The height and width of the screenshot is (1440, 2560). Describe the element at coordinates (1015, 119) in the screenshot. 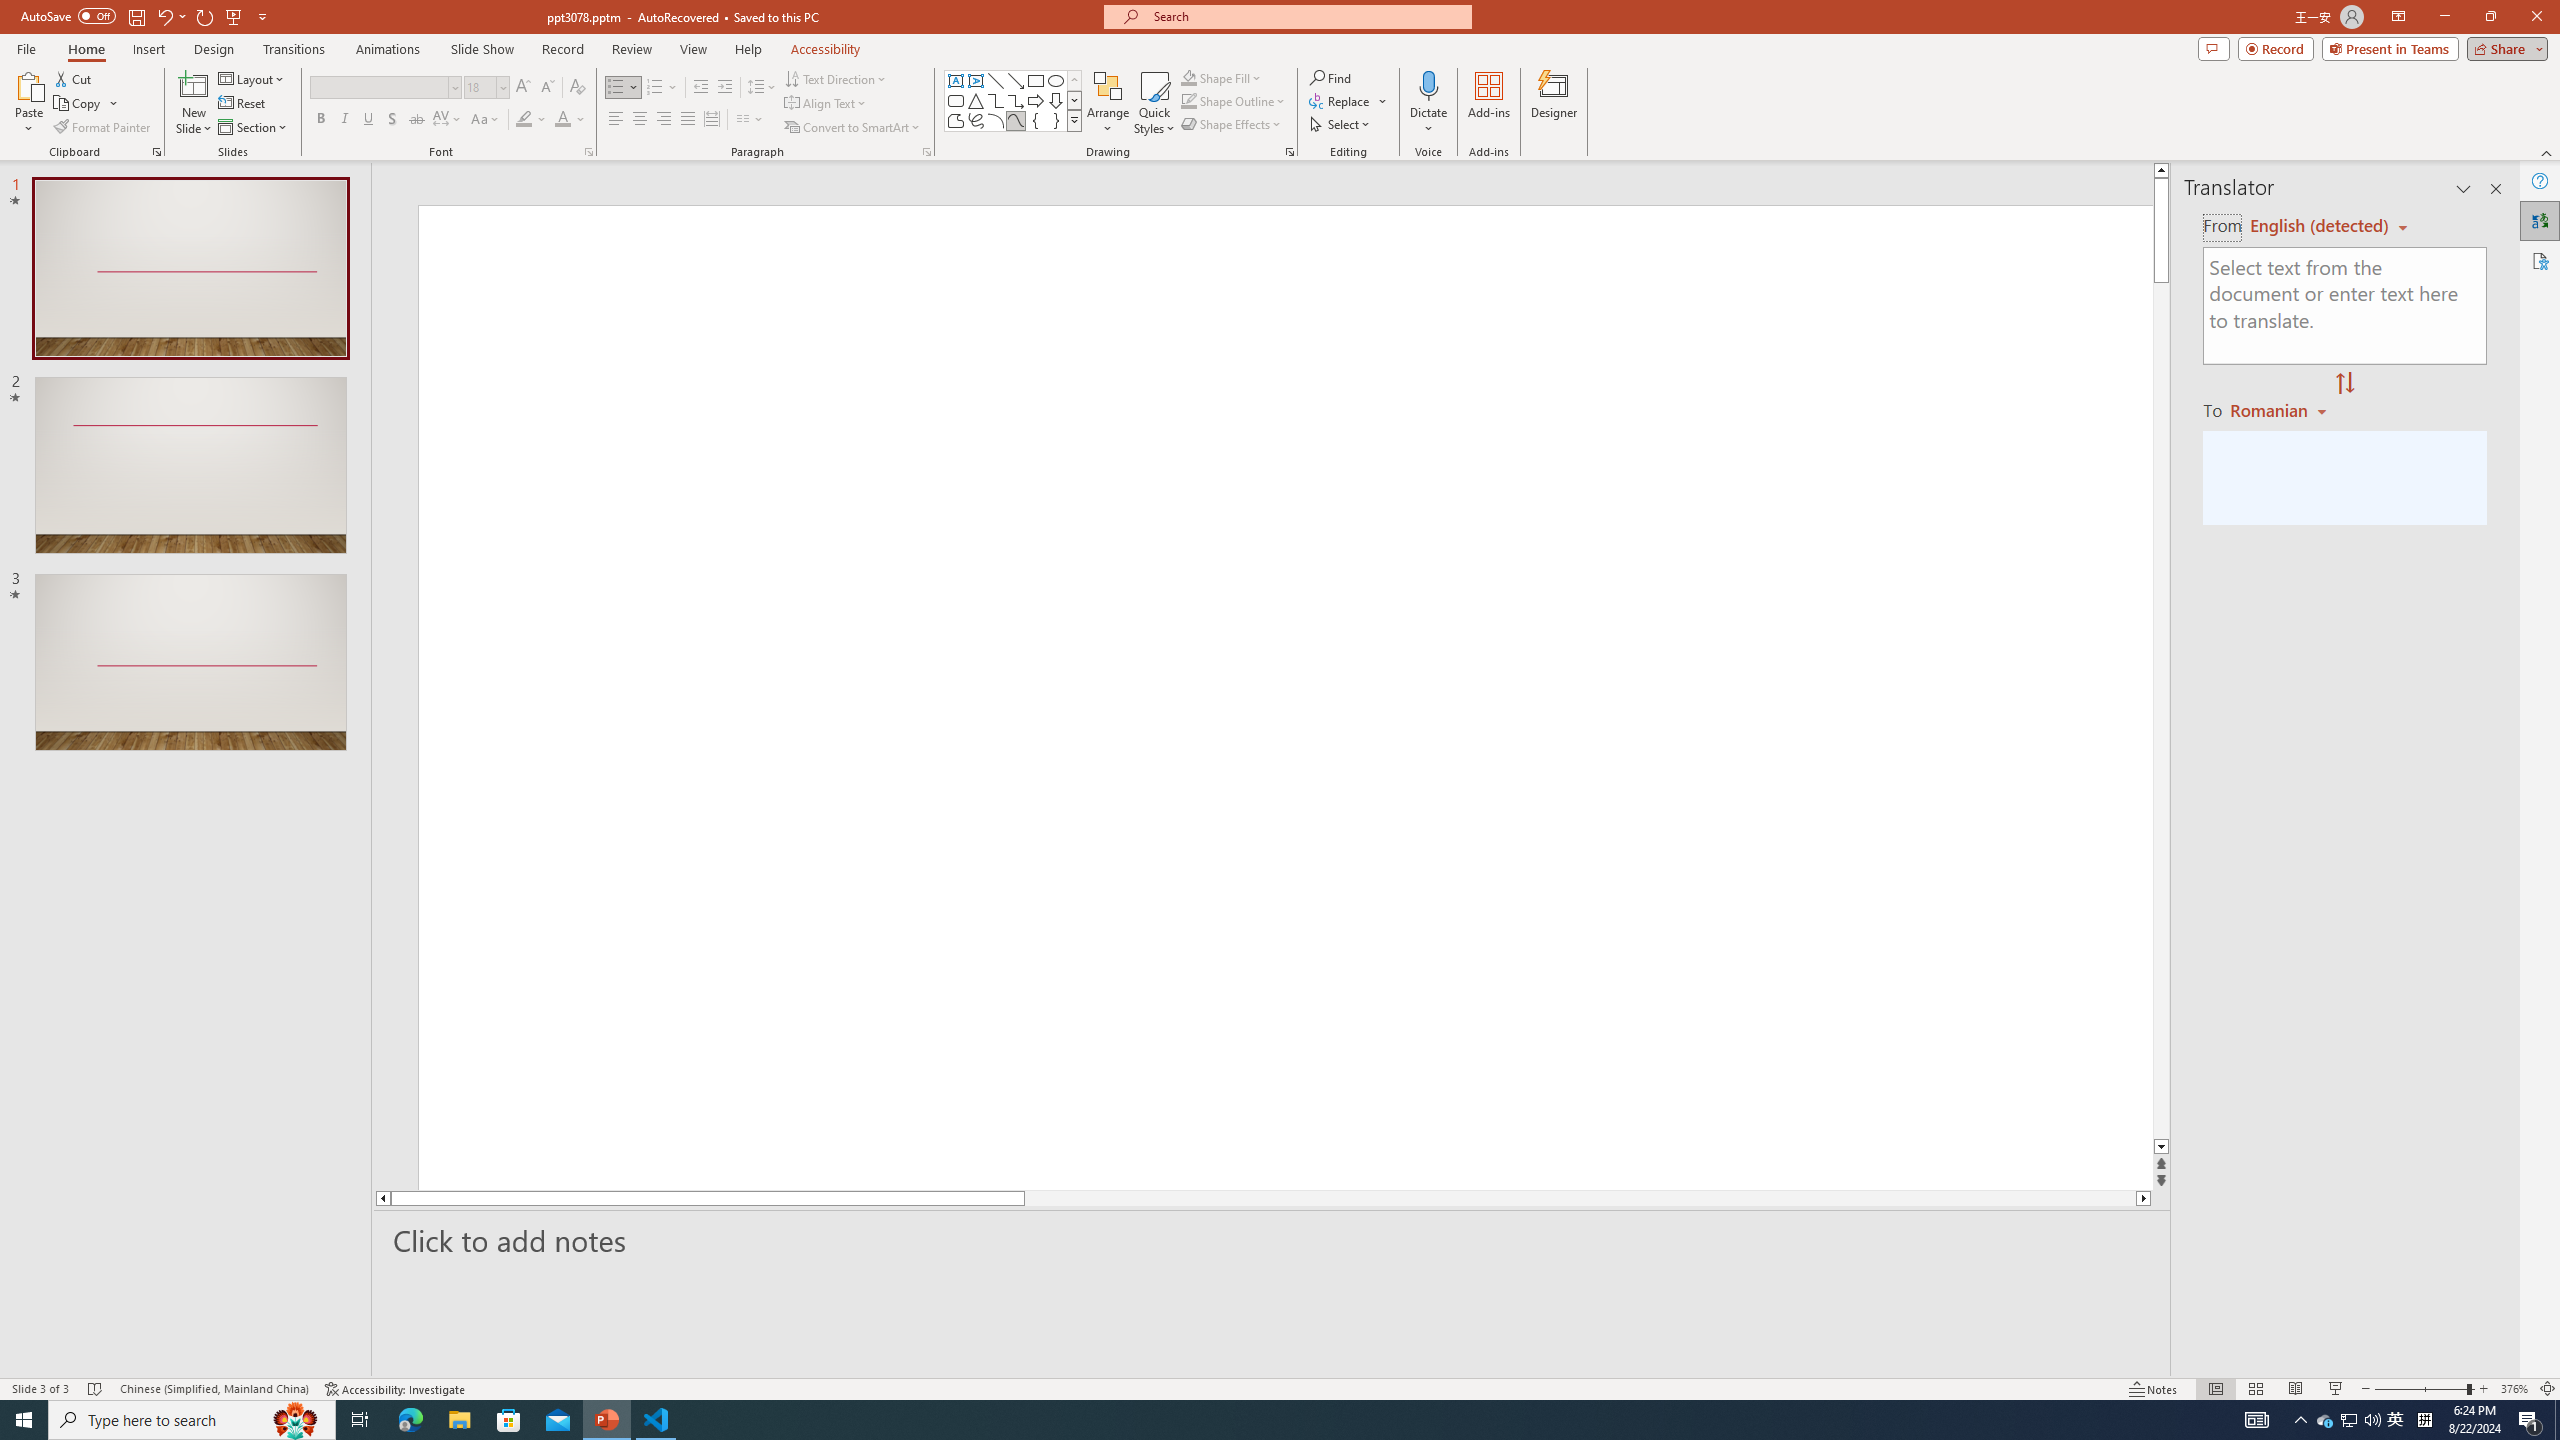

I see `'Curve'` at that location.